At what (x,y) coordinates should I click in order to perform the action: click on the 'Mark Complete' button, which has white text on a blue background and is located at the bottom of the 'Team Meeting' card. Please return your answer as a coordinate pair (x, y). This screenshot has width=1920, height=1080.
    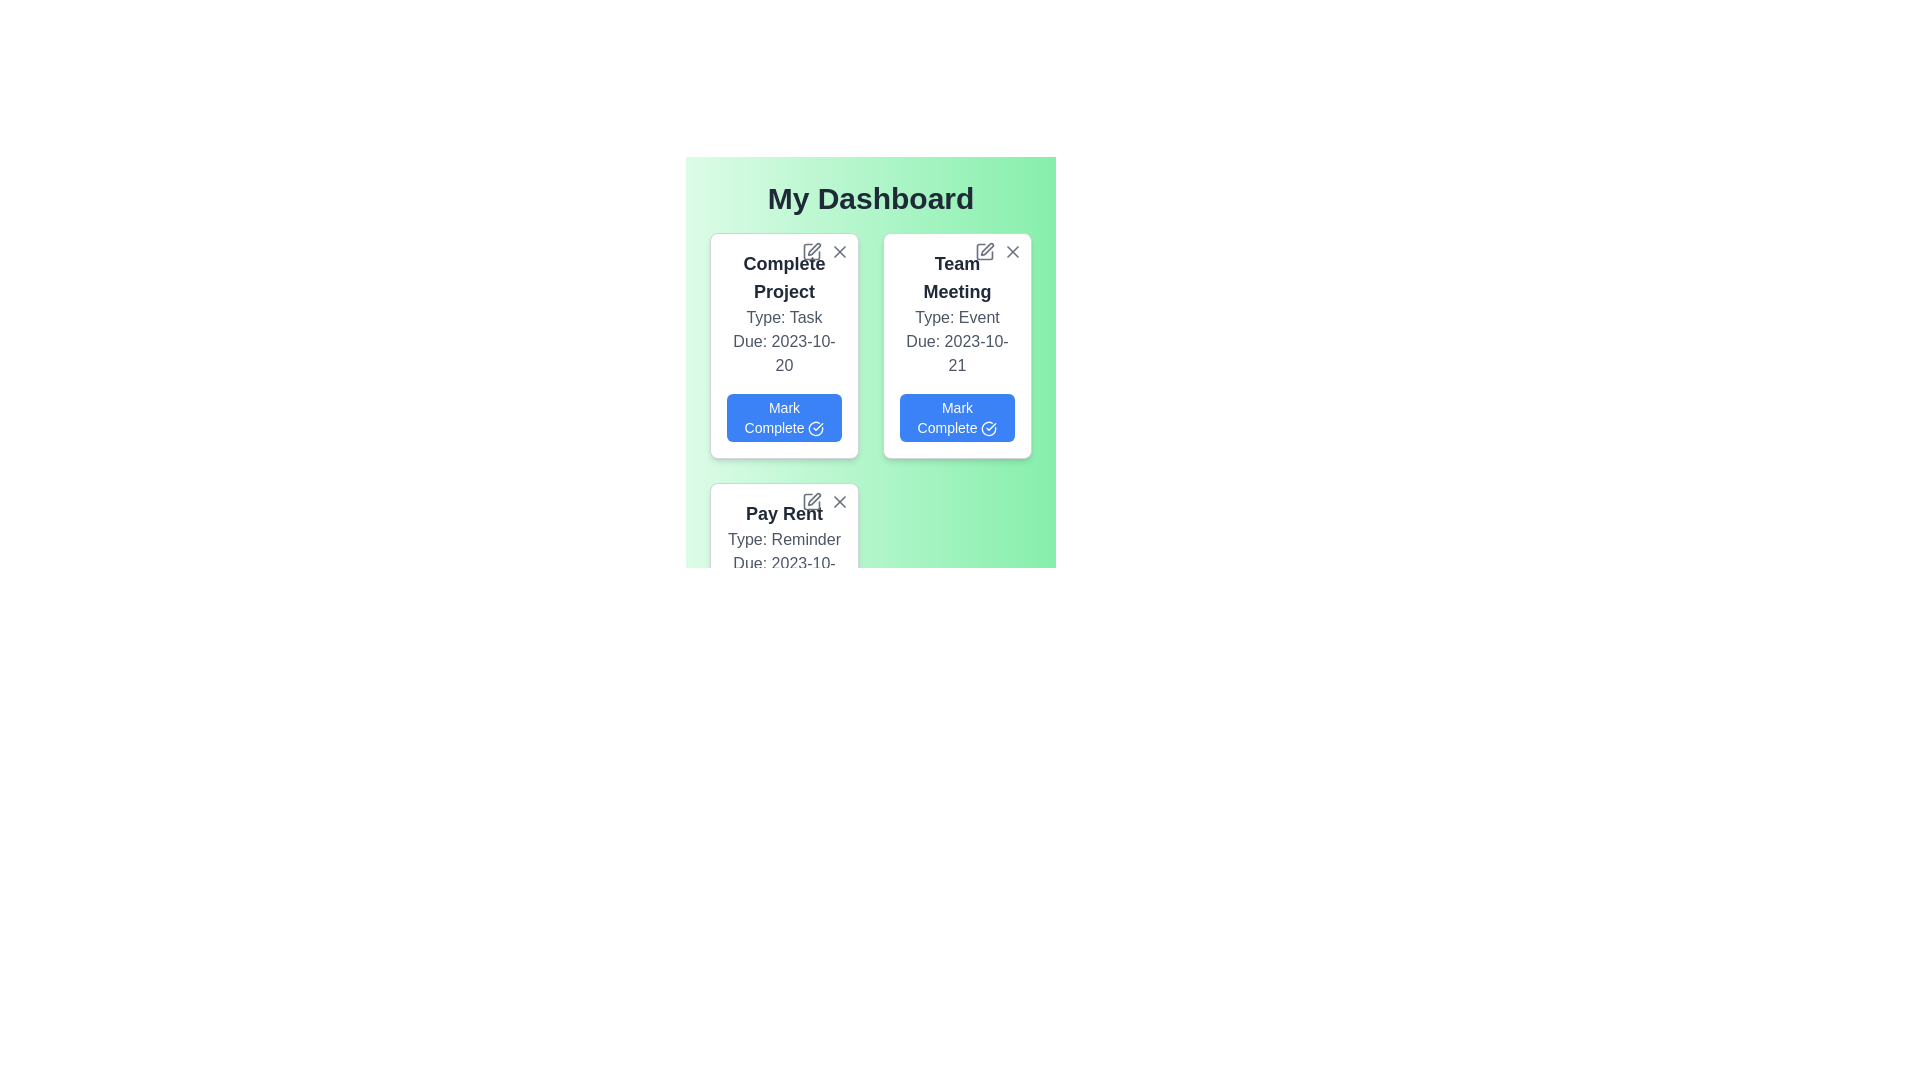
    Looking at the image, I should click on (956, 416).